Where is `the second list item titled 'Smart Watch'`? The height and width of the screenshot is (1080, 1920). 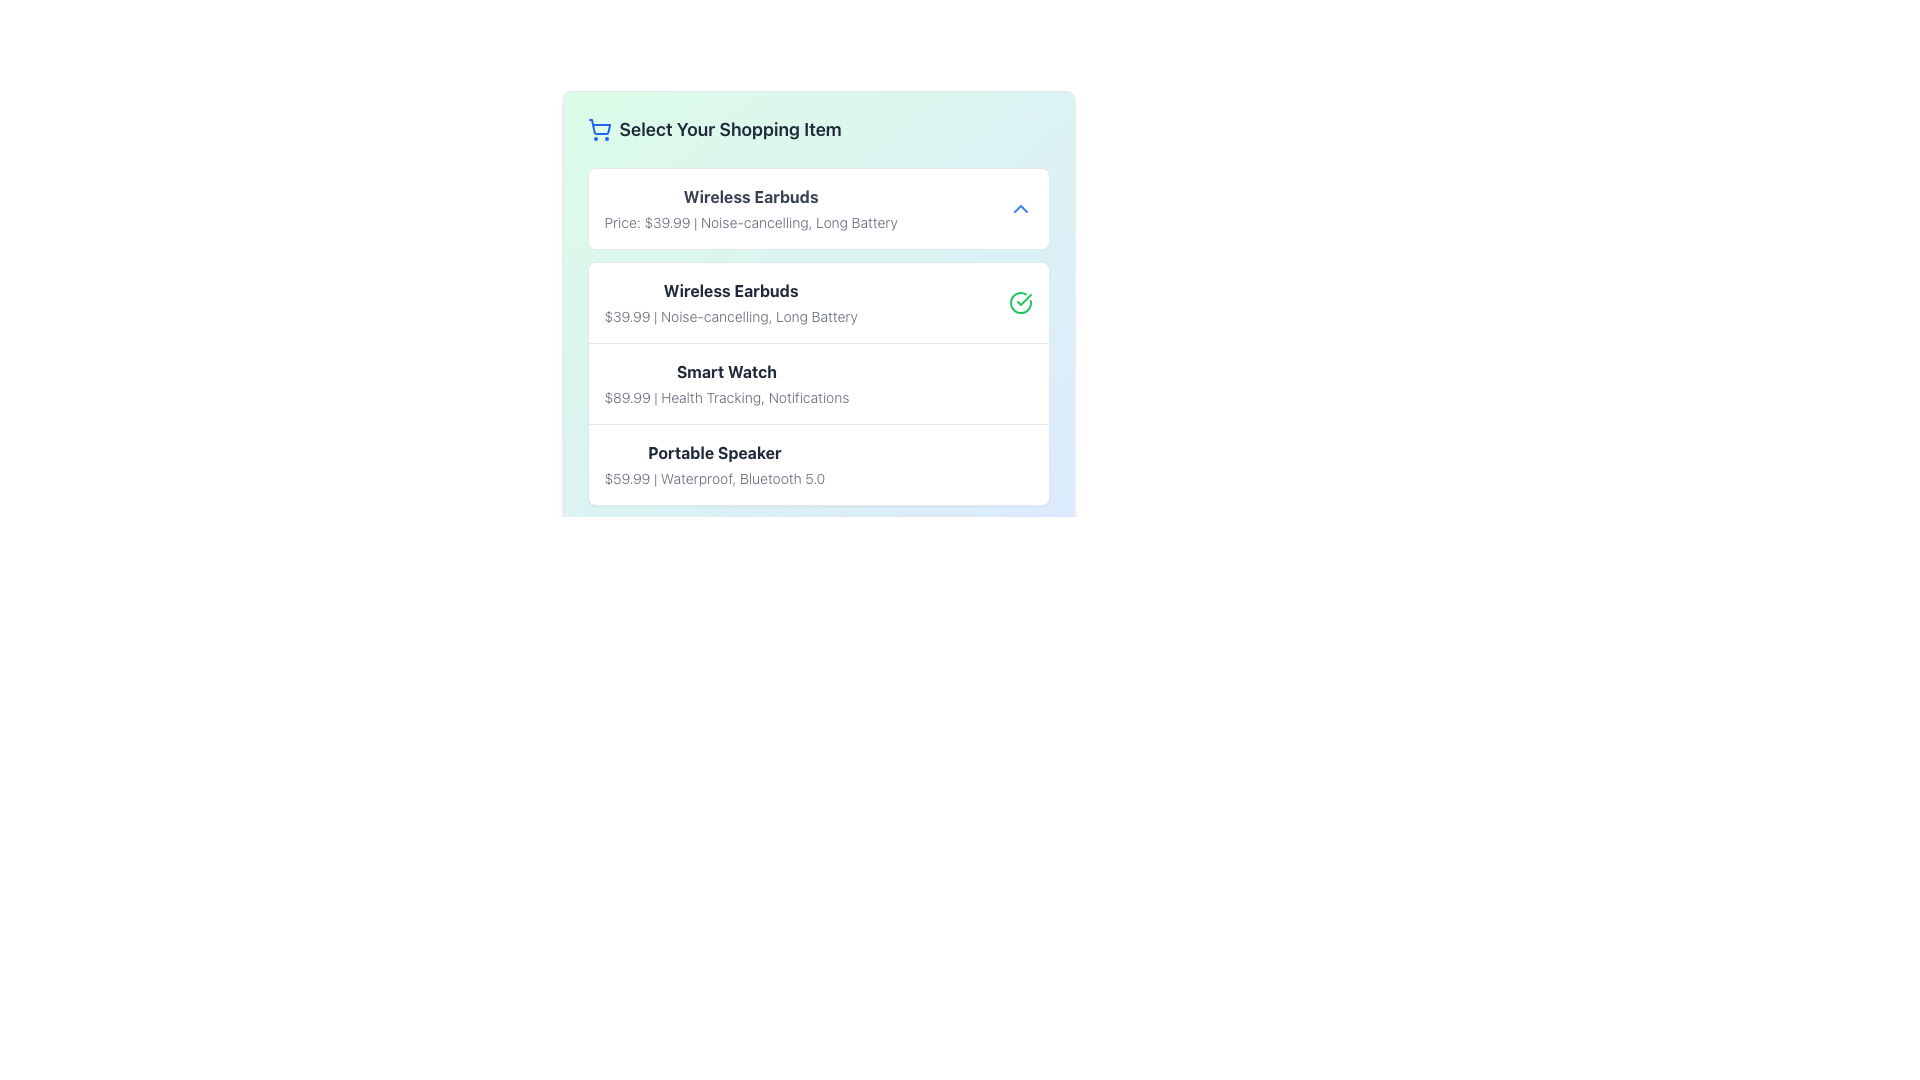 the second list item titled 'Smart Watch' is located at coordinates (818, 383).